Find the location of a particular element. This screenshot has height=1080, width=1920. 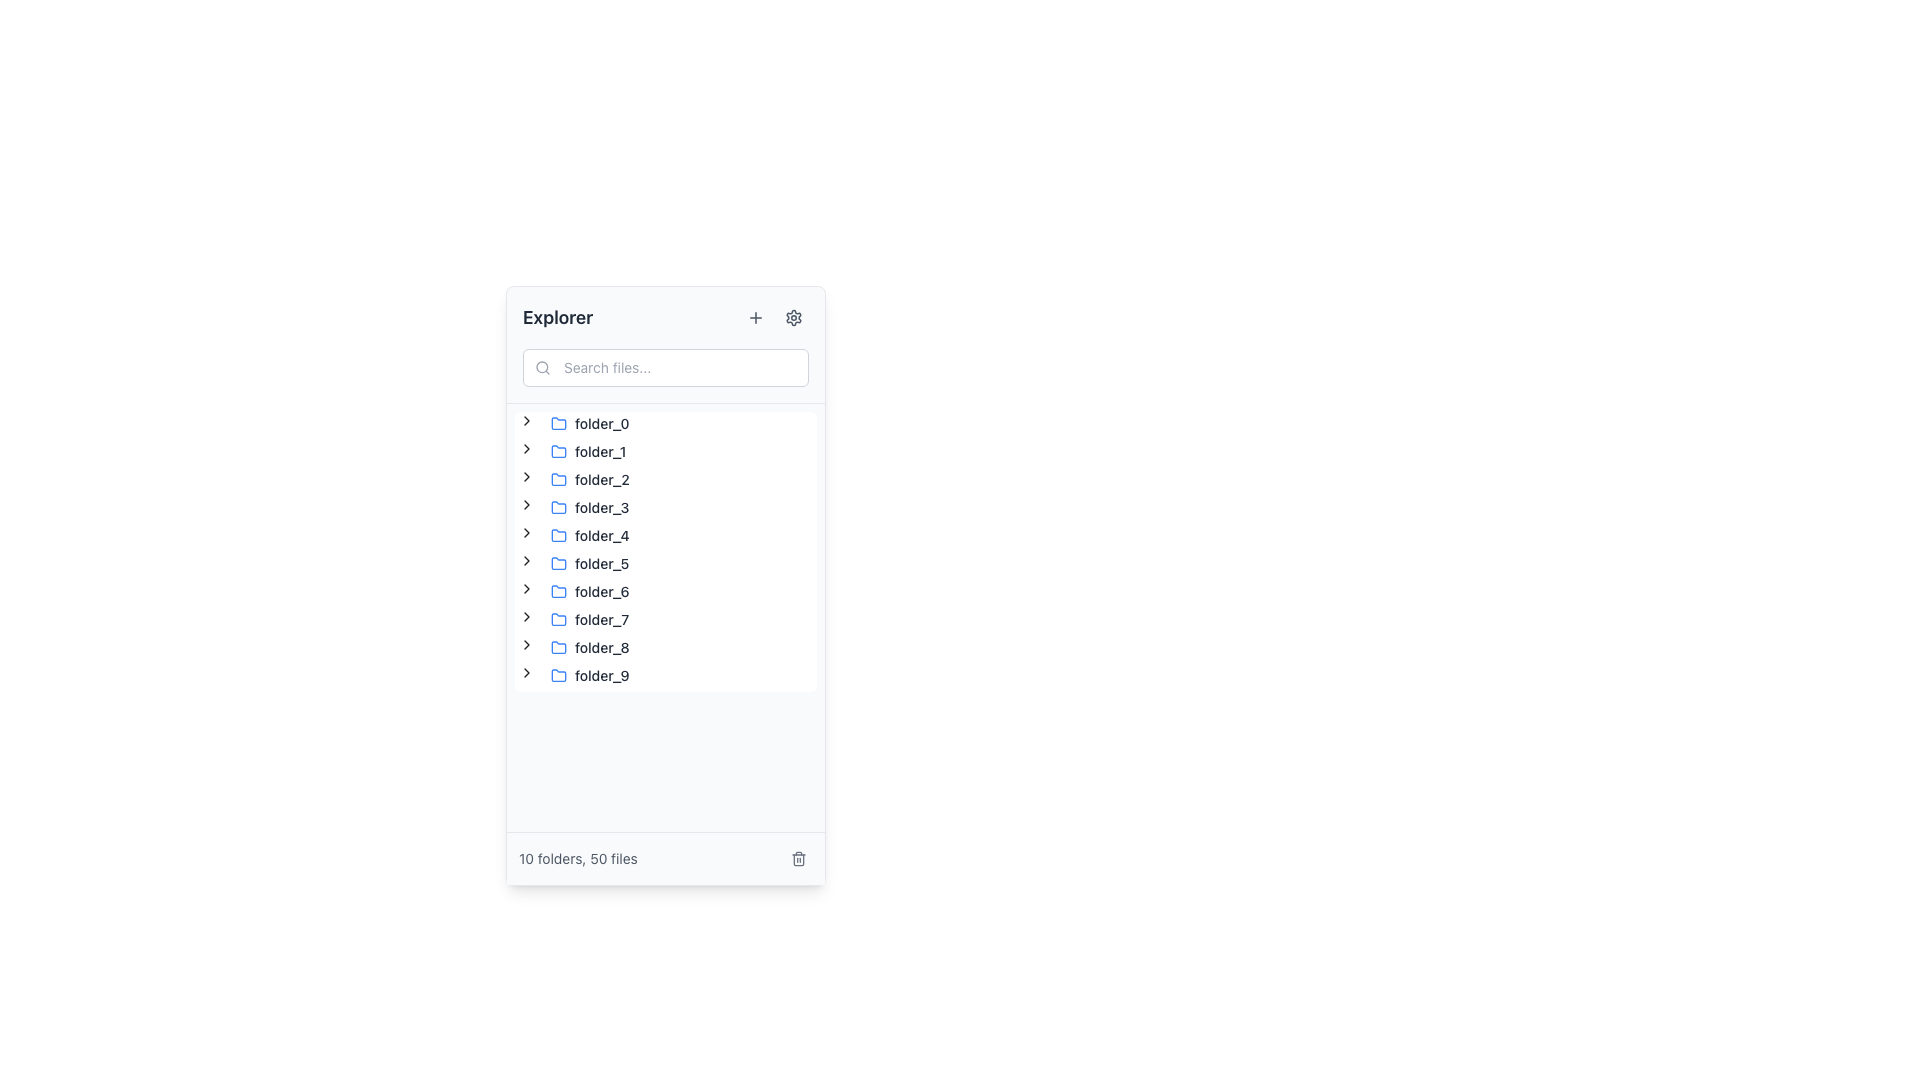

the triangular icon button adjacent to the label 'folder_9' is located at coordinates (527, 675).